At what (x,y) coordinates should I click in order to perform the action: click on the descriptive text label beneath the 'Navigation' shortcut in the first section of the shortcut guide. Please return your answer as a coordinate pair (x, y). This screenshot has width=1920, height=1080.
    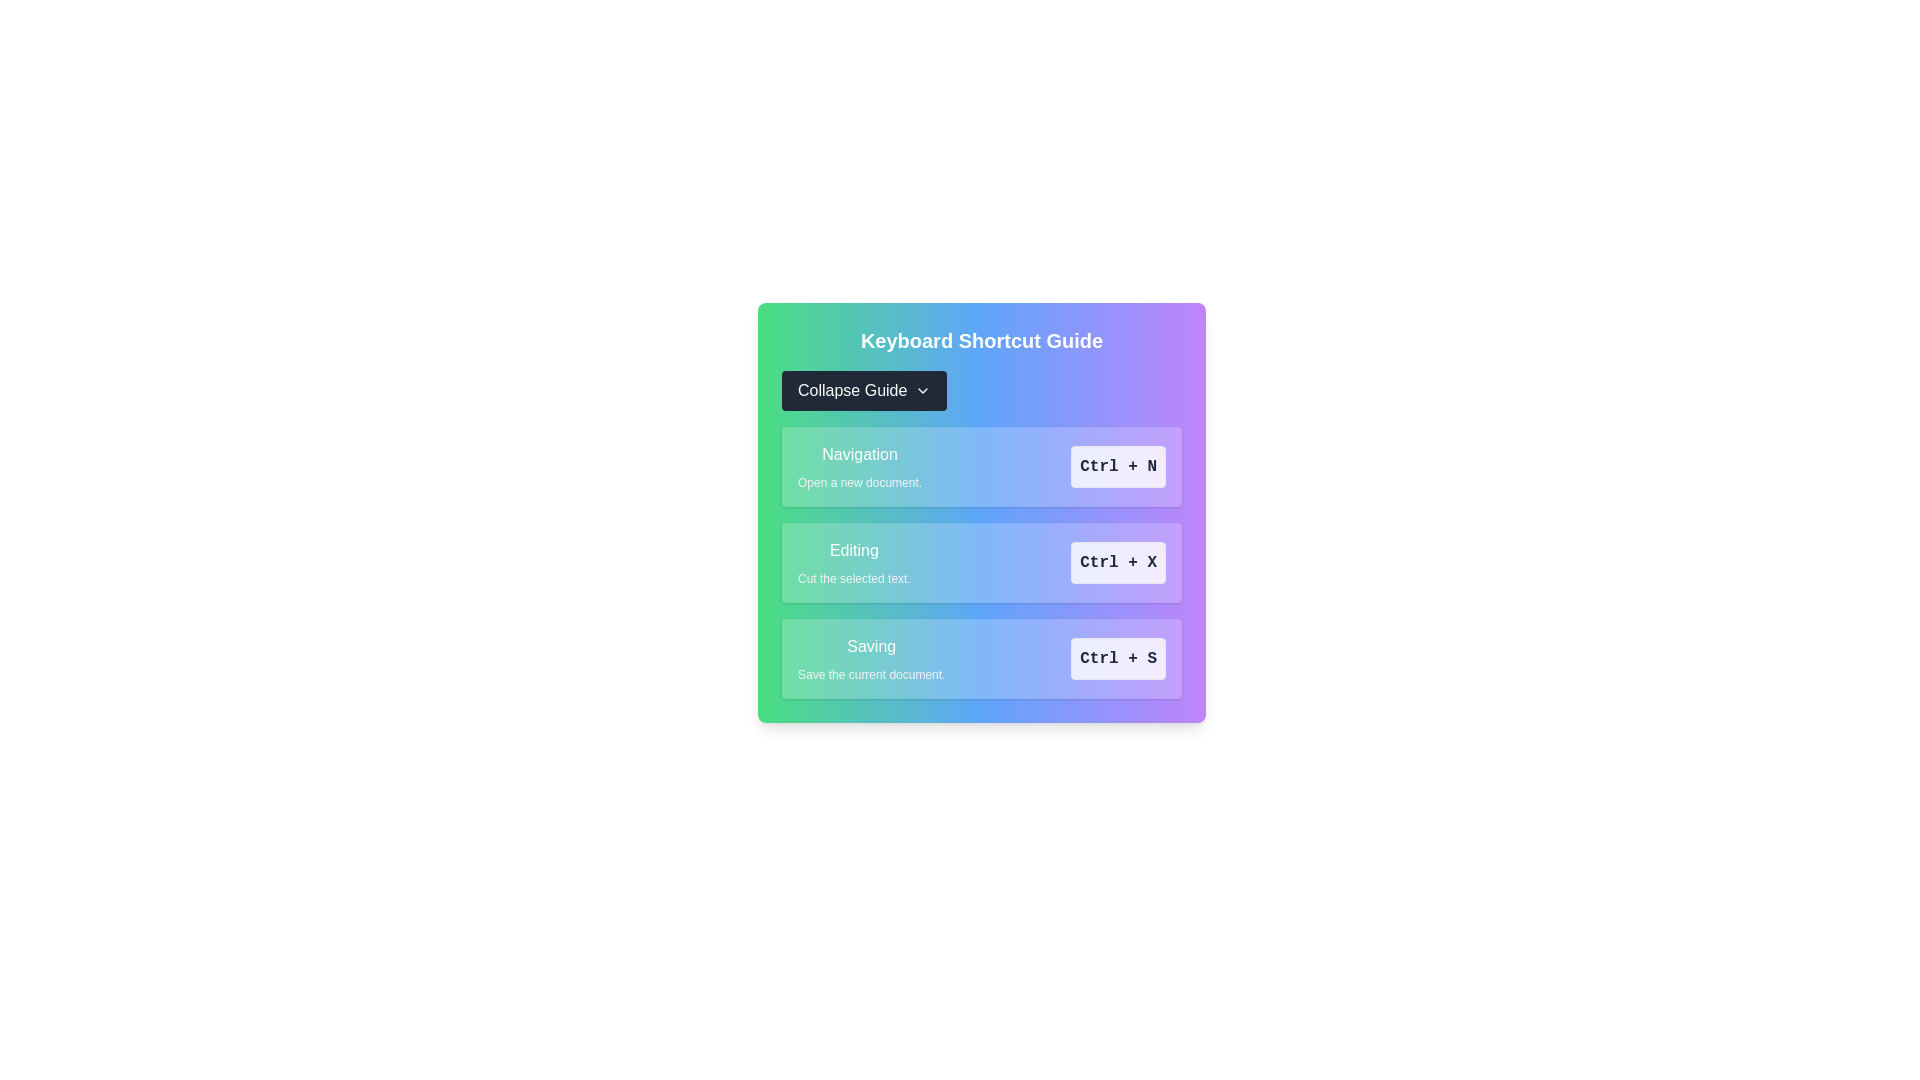
    Looking at the image, I should click on (859, 482).